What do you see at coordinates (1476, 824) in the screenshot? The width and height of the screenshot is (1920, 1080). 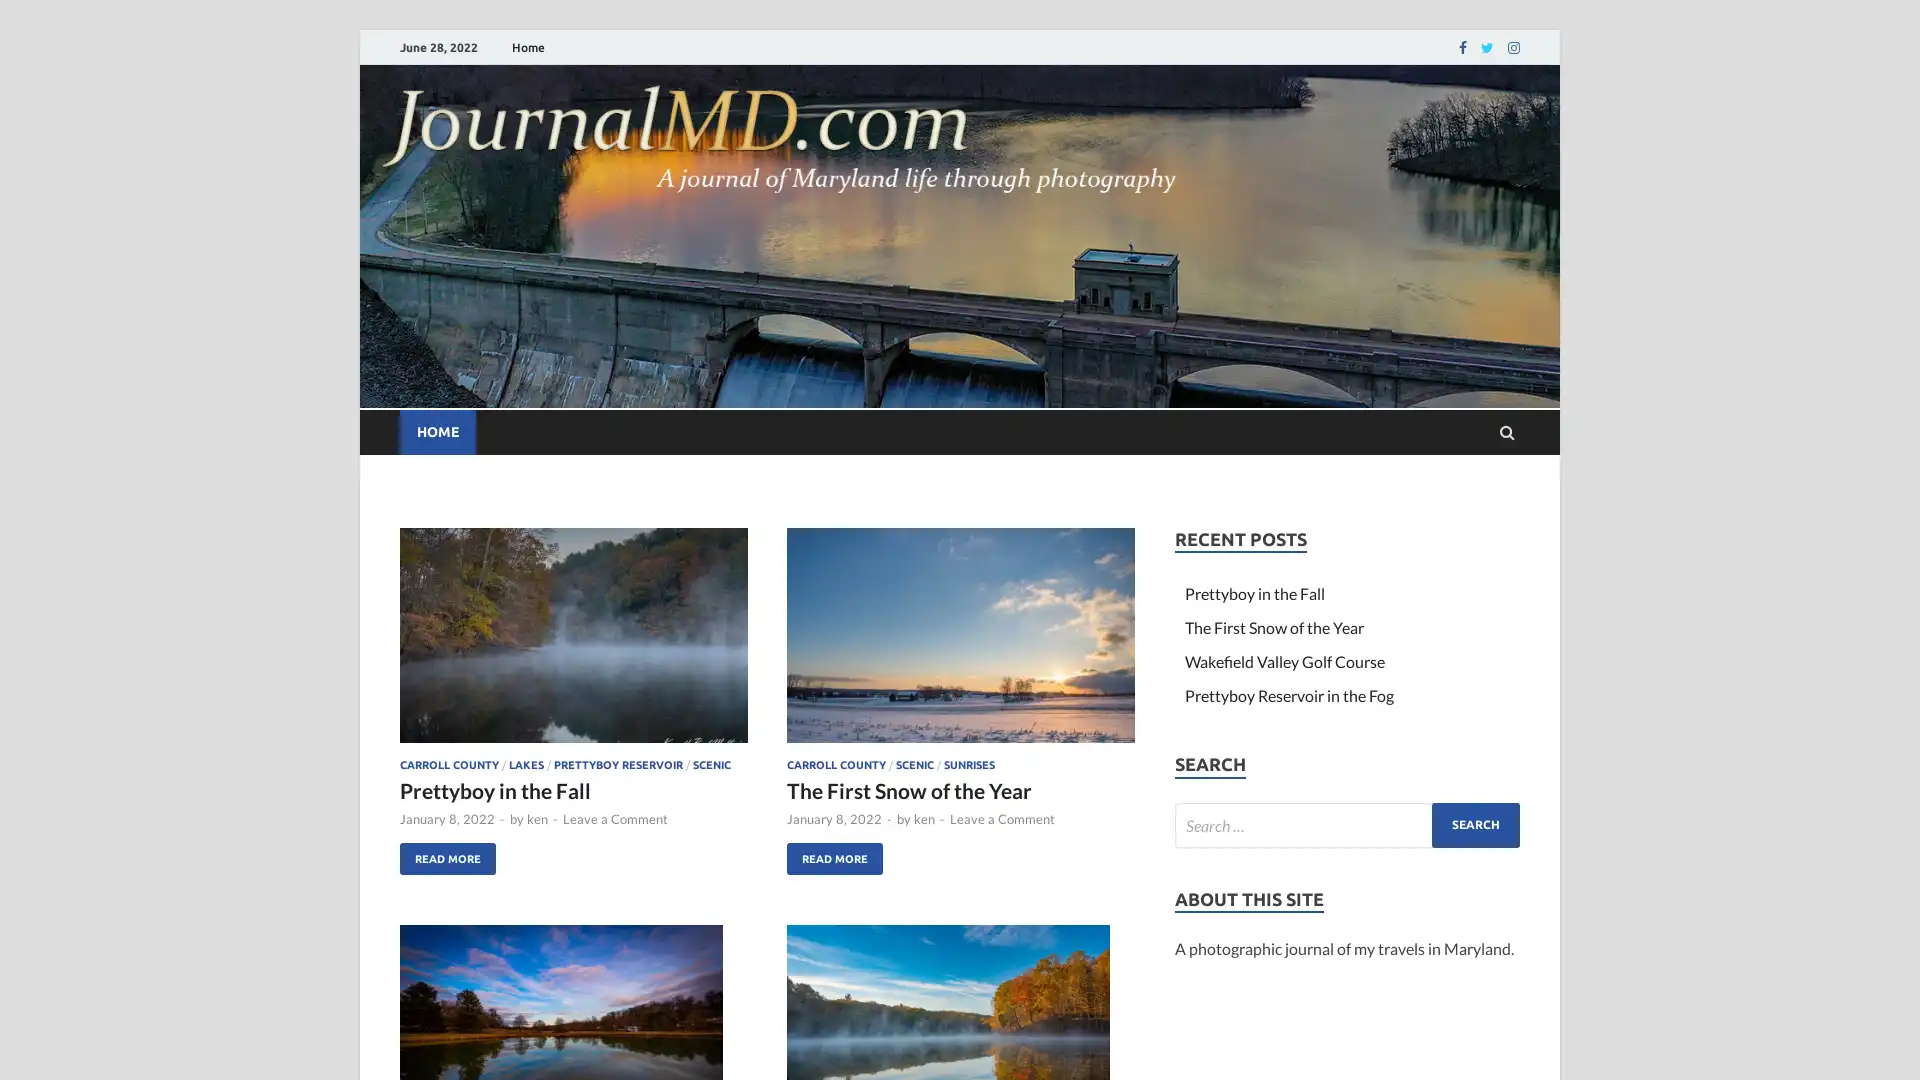 I see `Search` at bounding box center [1476, 824].